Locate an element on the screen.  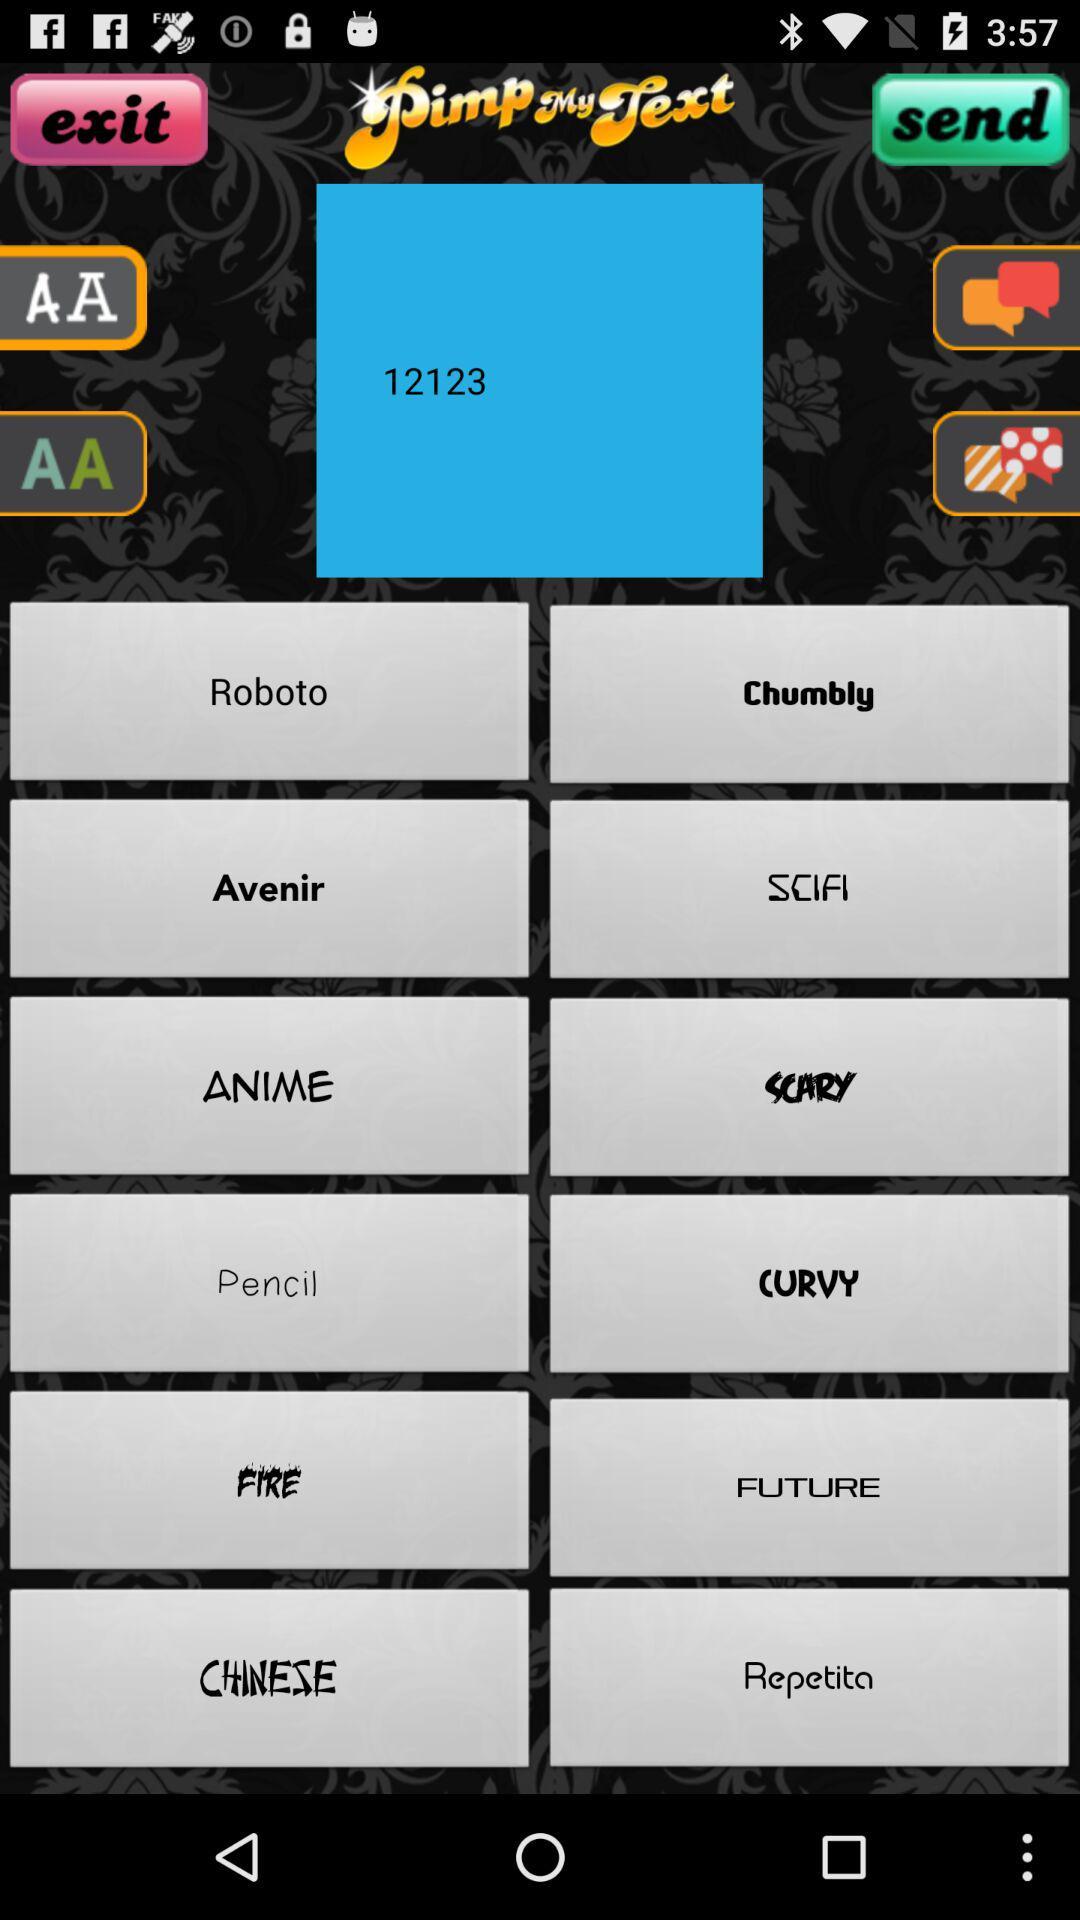
send option is located at coordinates (969, 118).